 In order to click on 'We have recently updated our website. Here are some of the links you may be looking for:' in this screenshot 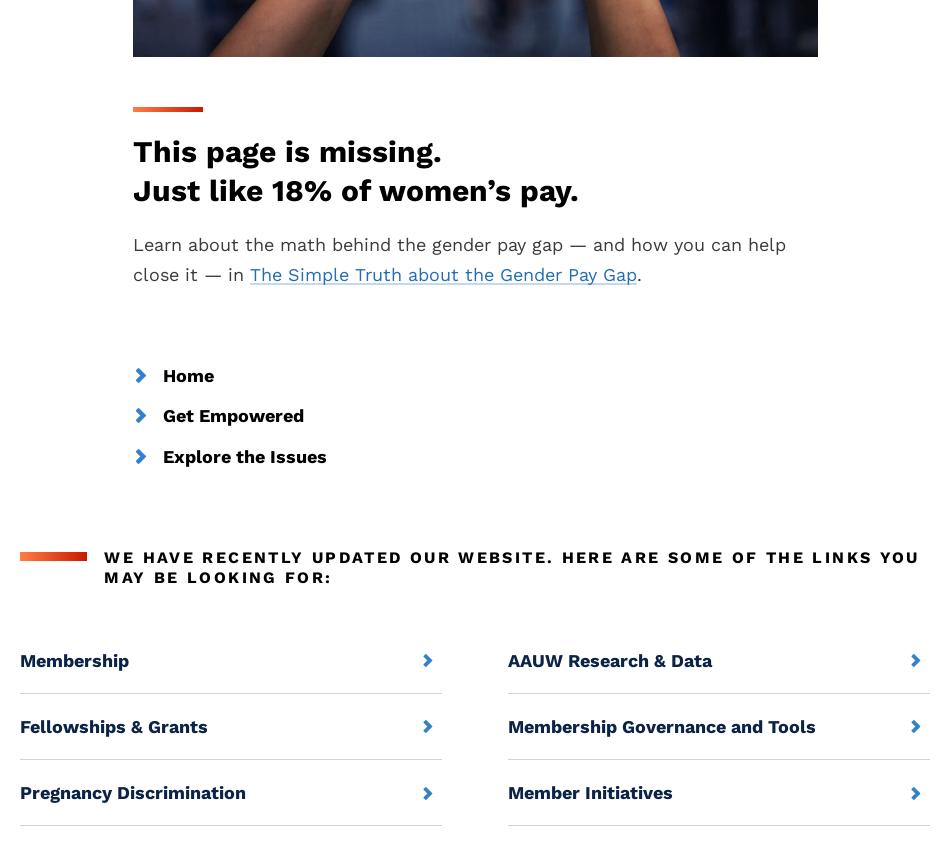, I will do `click(511, 565)`.